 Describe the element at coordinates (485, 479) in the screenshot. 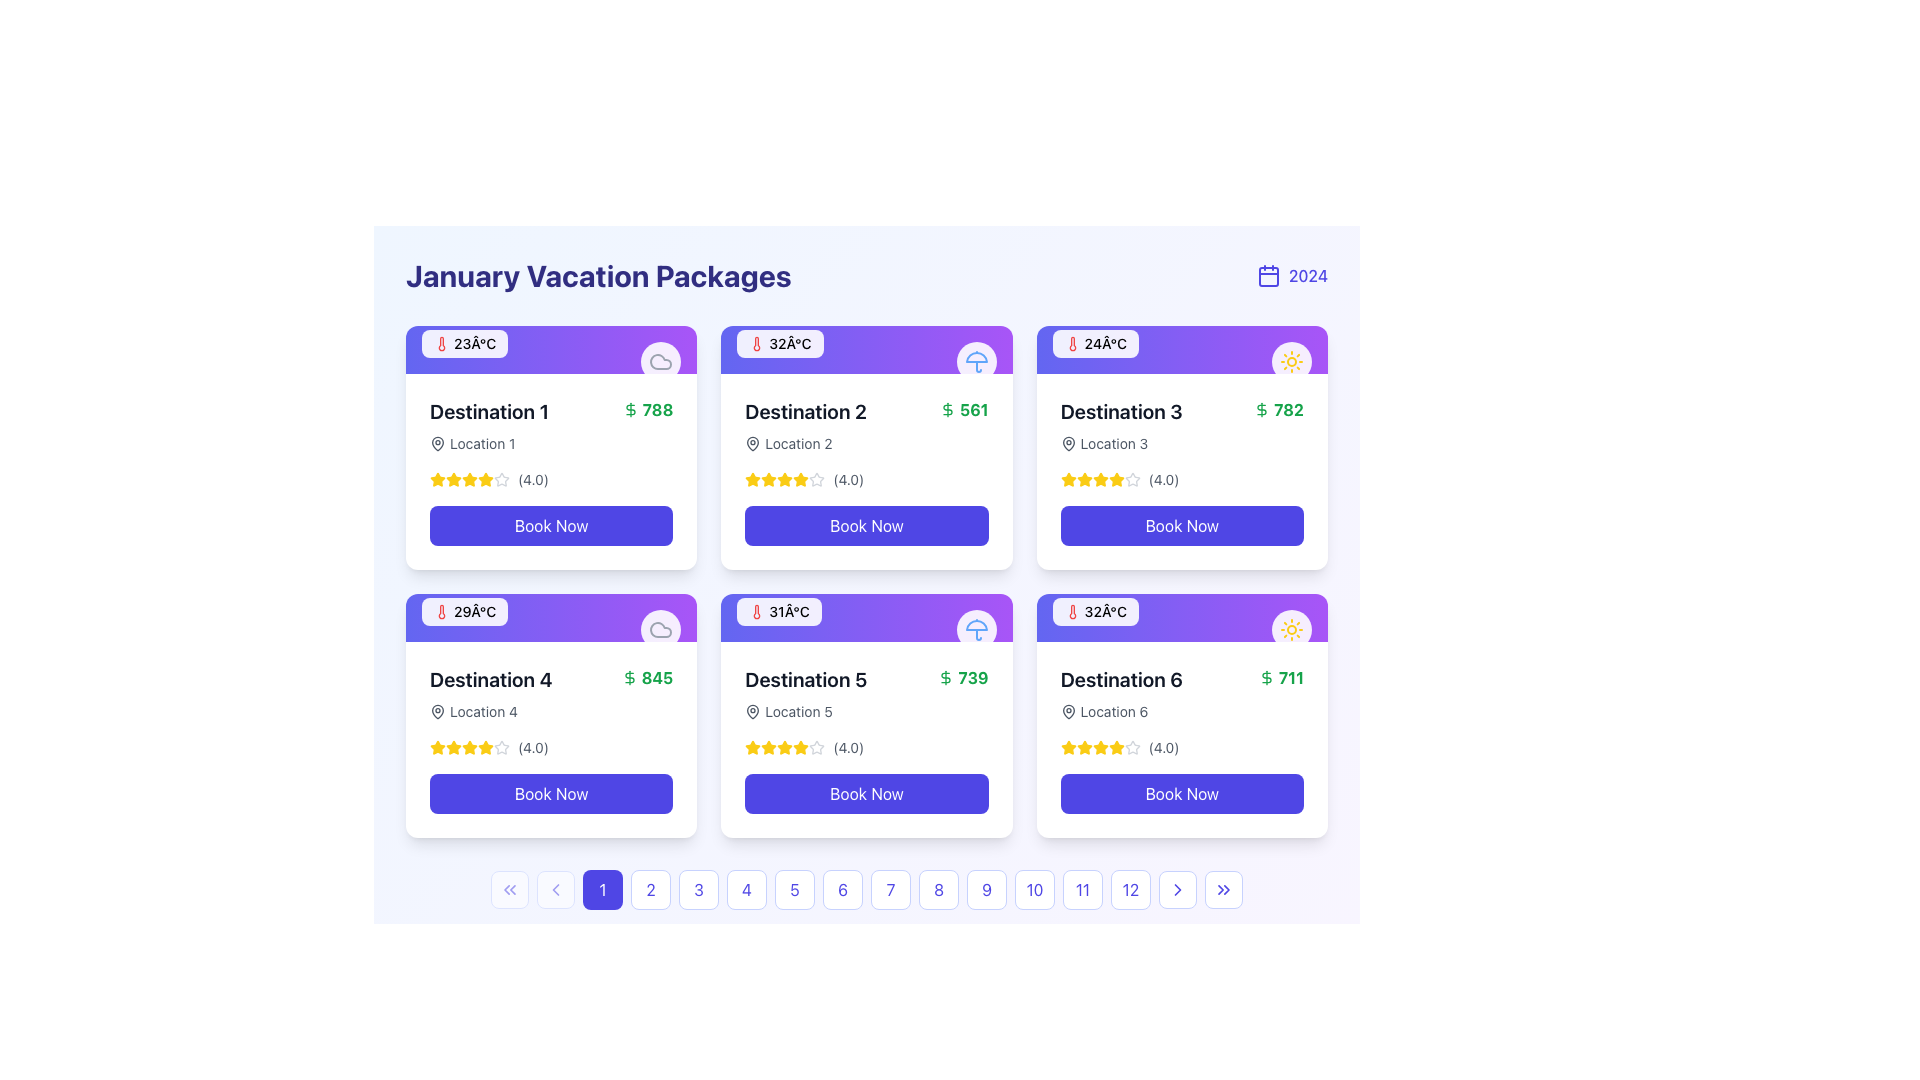

I see `the filled yellow star icon, which is the fifth star in the rating system` at that location.